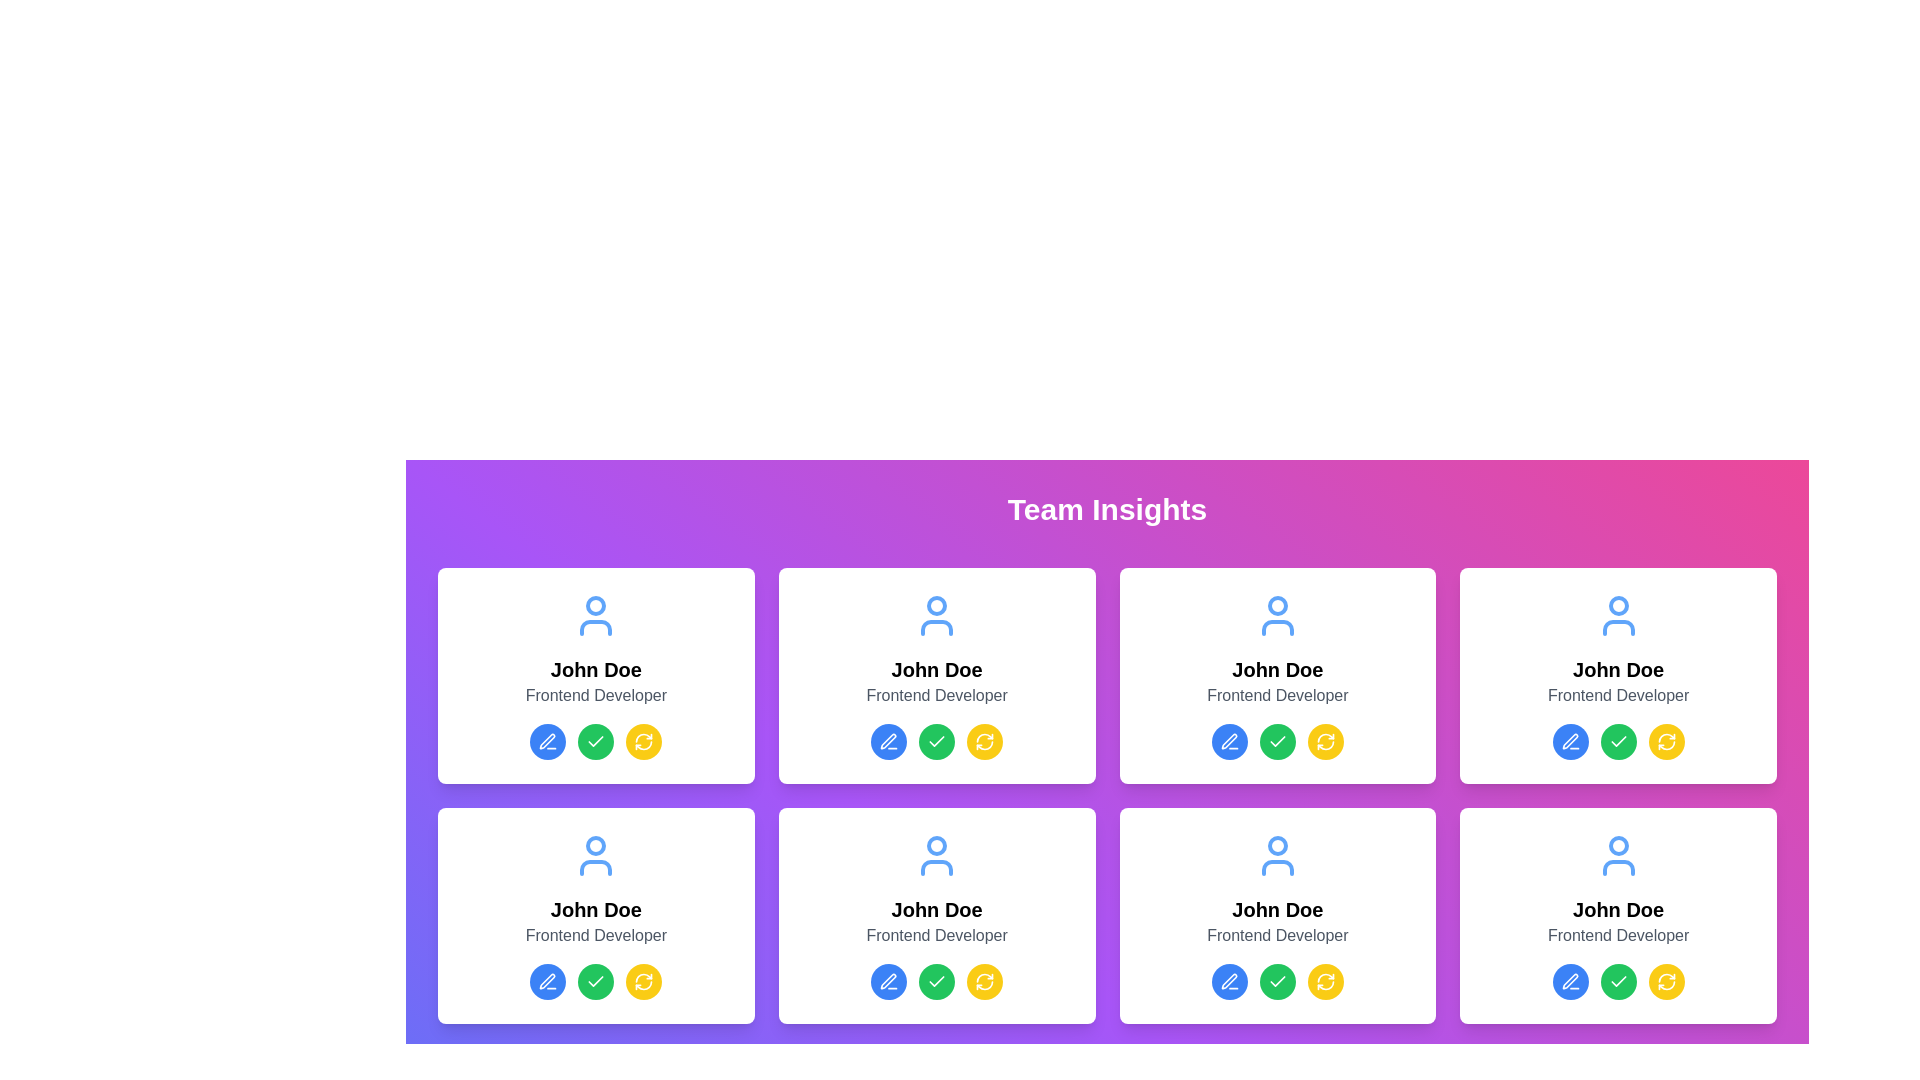  I want to click on the SVG Icon representing confirmation or approval action, located in the first row, second column of user profile cards, so click(936, 741).